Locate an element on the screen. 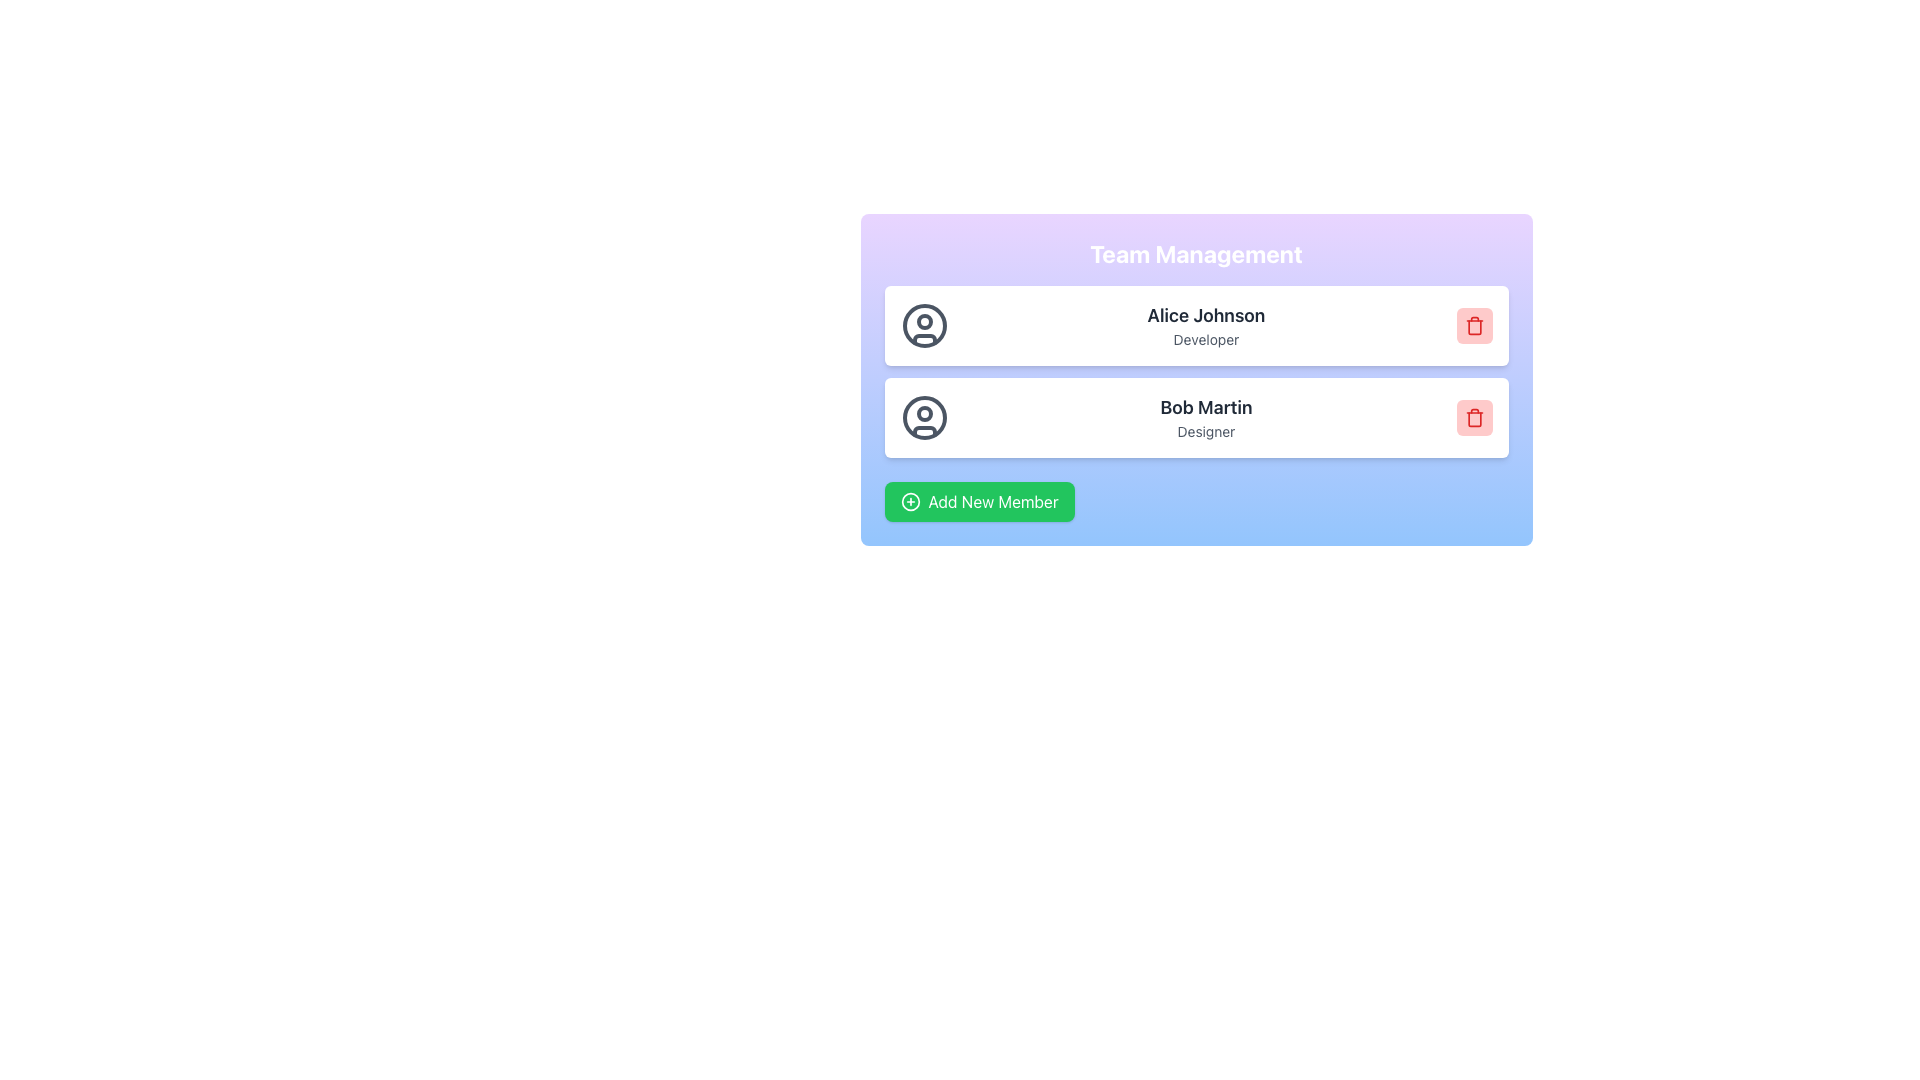 This screenshot has width=1920, height=1080. the delete button with a light red background and a trash can icon located in the top-right corner of the card for 'Alice Johnson, Developer' is located at coordinates (1474, 325).